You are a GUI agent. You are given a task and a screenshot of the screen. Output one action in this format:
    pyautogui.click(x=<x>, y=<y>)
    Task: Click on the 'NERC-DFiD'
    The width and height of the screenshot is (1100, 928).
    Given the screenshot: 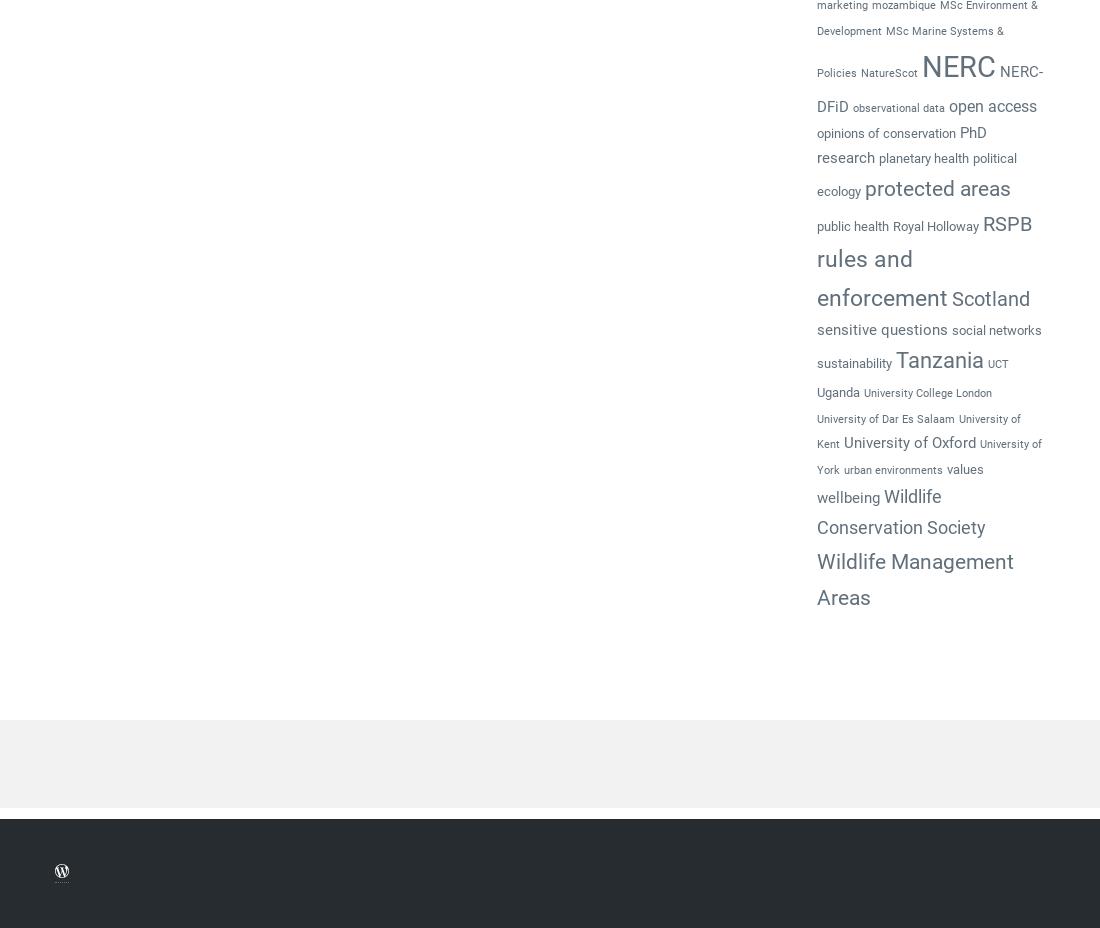 What is the action you would take?
    pyautogui.click(x=930, y=88)
    